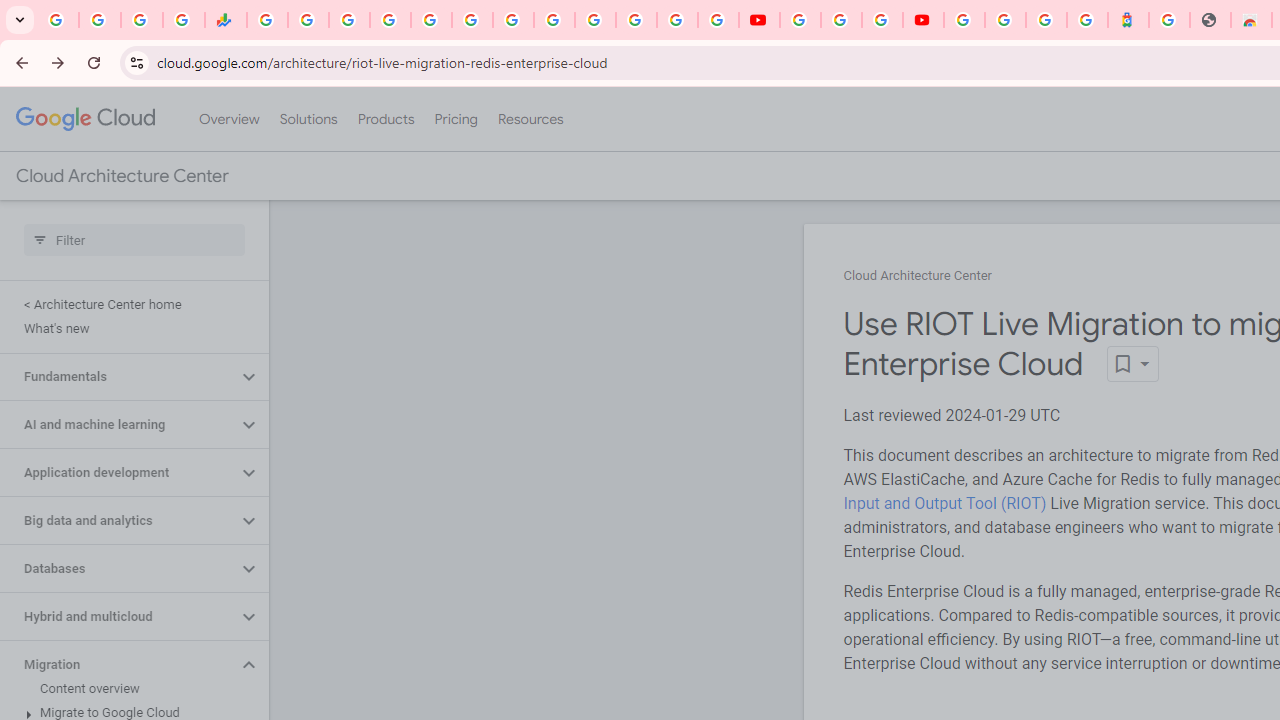 The width and height of the screenshot is (1280, 720). What do you see at coordinates (1132, 364) in the screenshot?
I see `'Open dropdown'` at bounding box center [1132, 364].